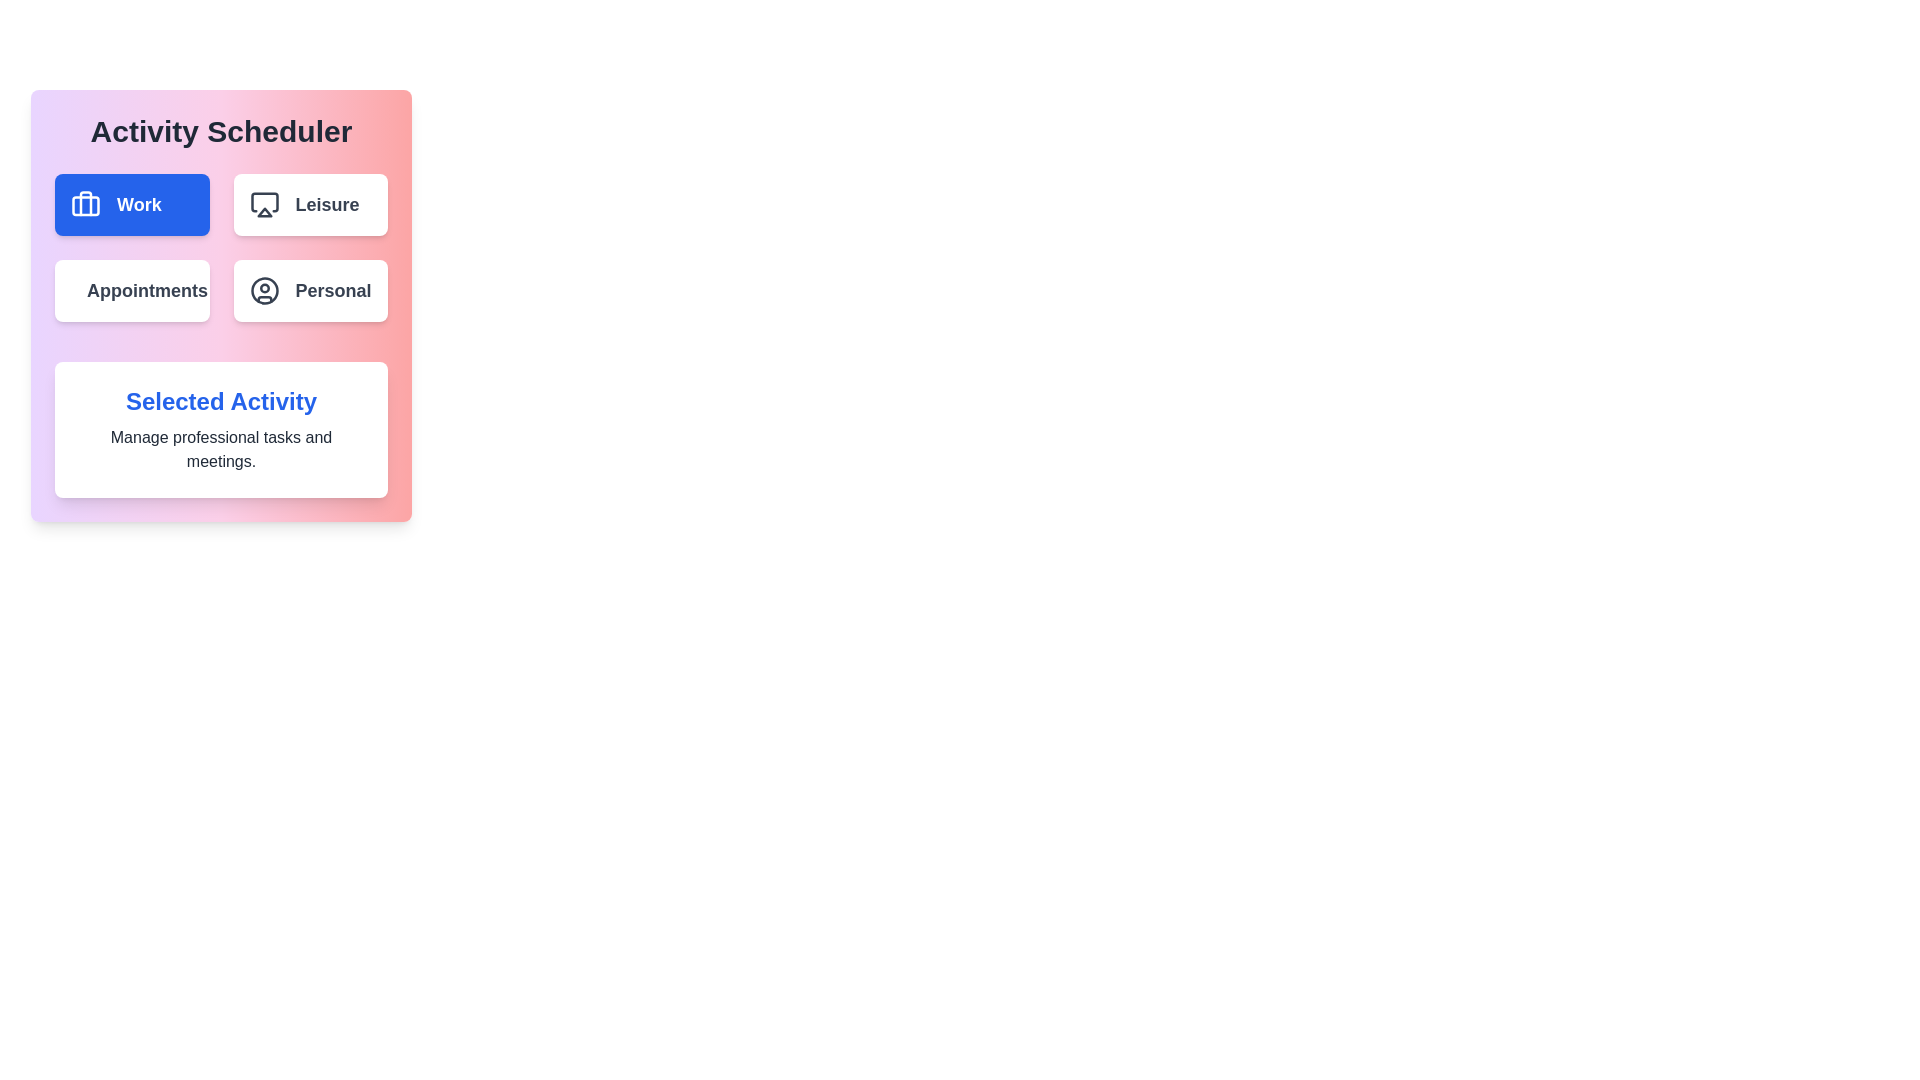 The width and height of the screenshot is (1920, 1080). Describe the element at coordinates (263, 290) in the screenshot. I see `the circular graphical icon representing a user profile, which is centrally located within the fourth button labeled 'Personal' in the 'Activity Scheduler' interface` at that location.